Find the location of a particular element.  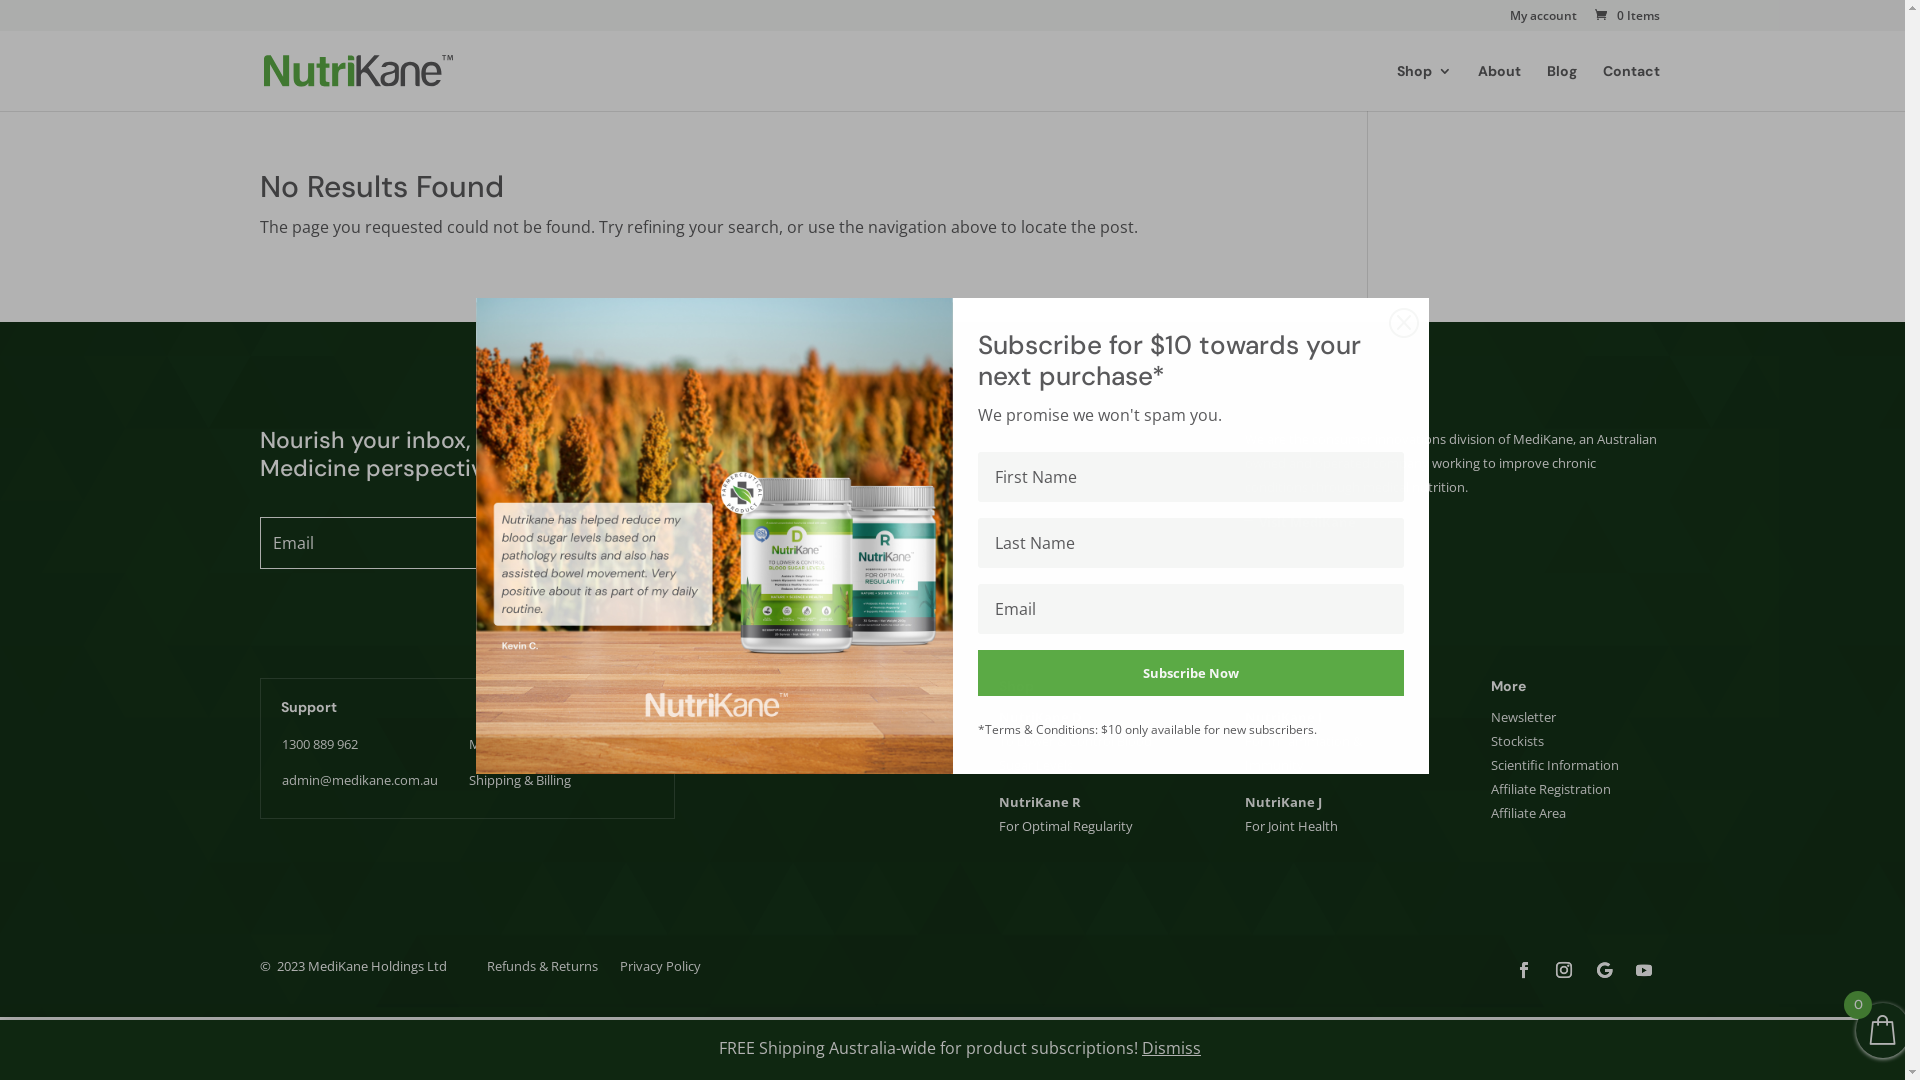

'Follow on Youtube' is located at coordinates (1643, 968).